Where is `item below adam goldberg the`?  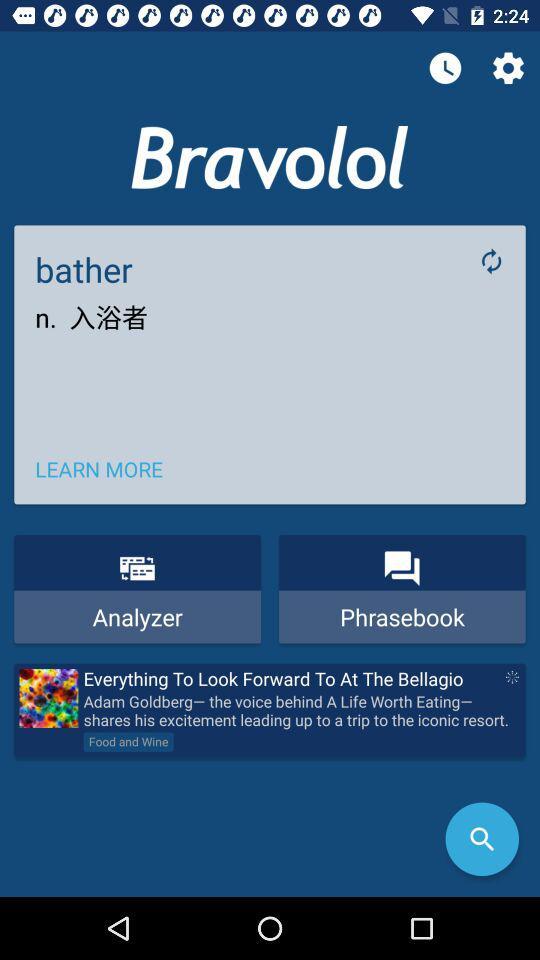
item below adam goldberg the is located at coordinates (481, 839).